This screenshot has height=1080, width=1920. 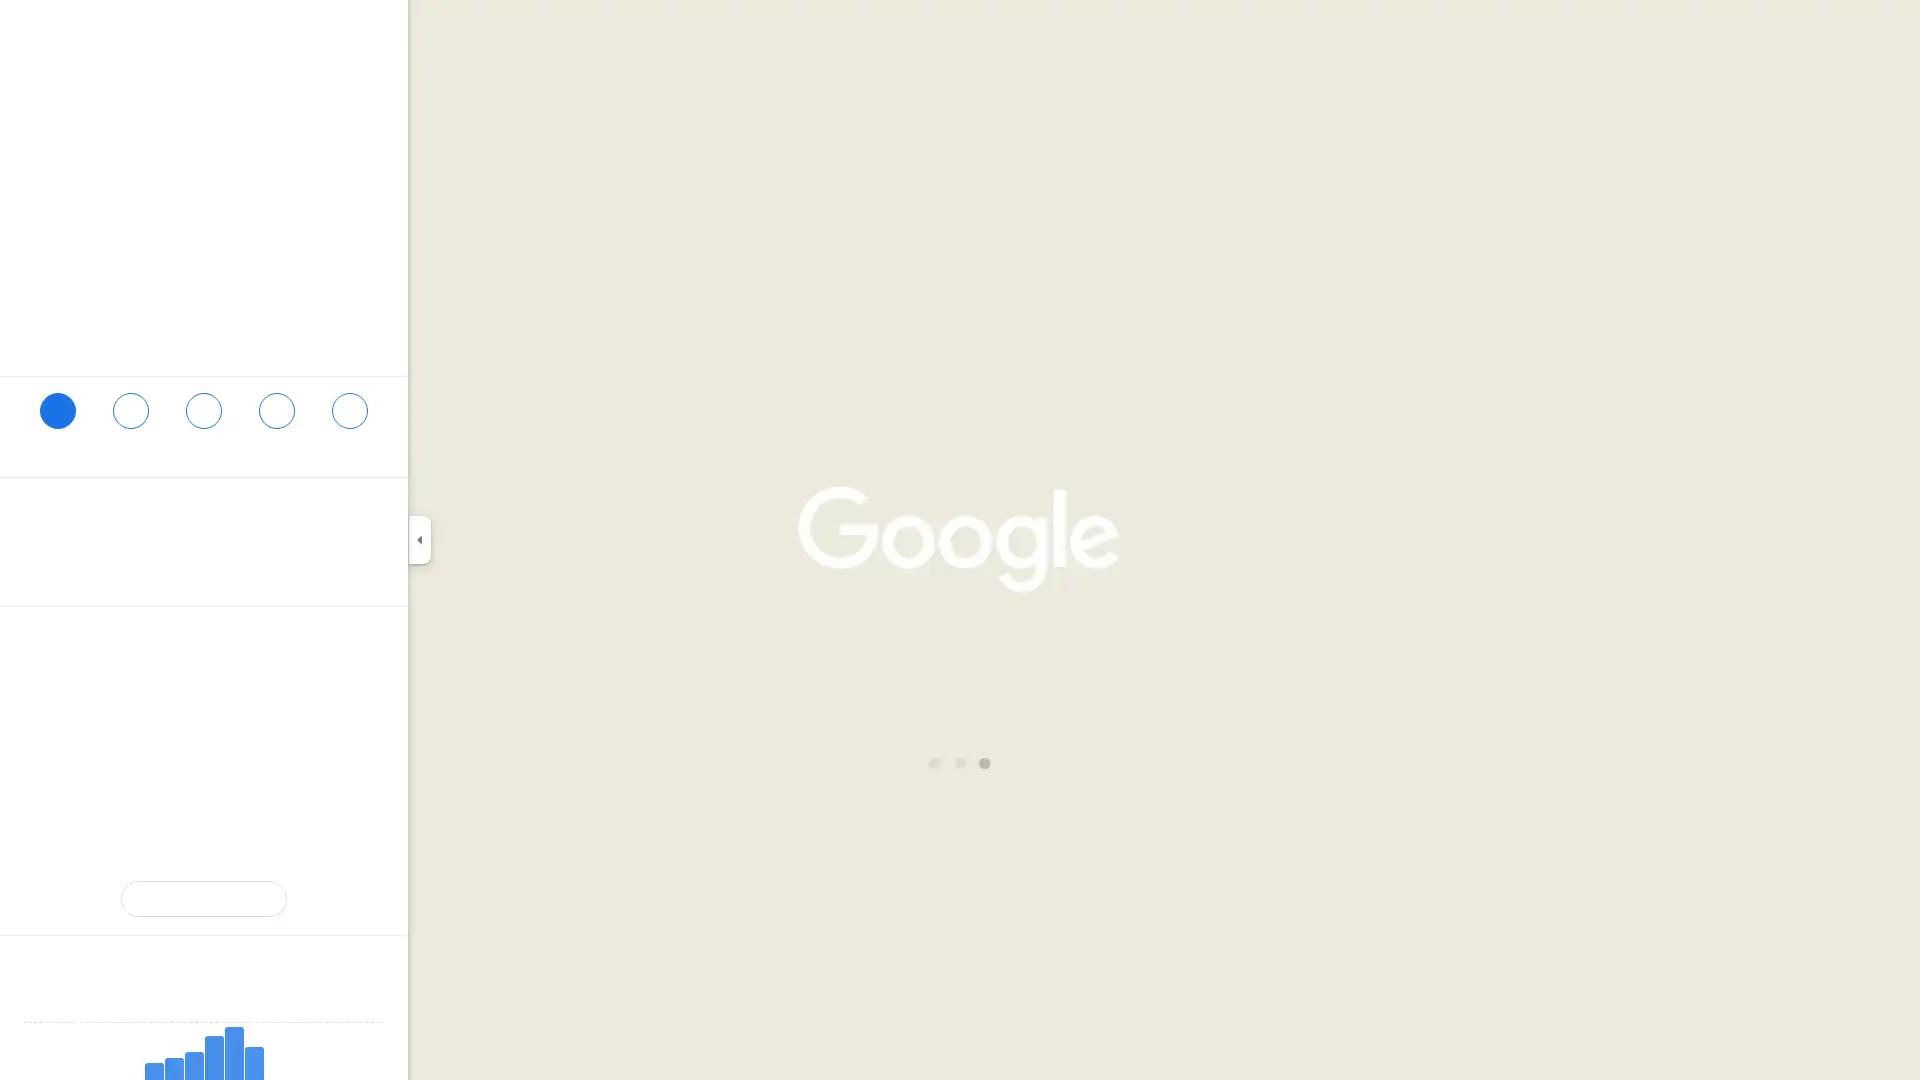 What do you see at coordinates (374, 701) in the screenshot?
I see `Copy website` at bounding box center [374, 701].